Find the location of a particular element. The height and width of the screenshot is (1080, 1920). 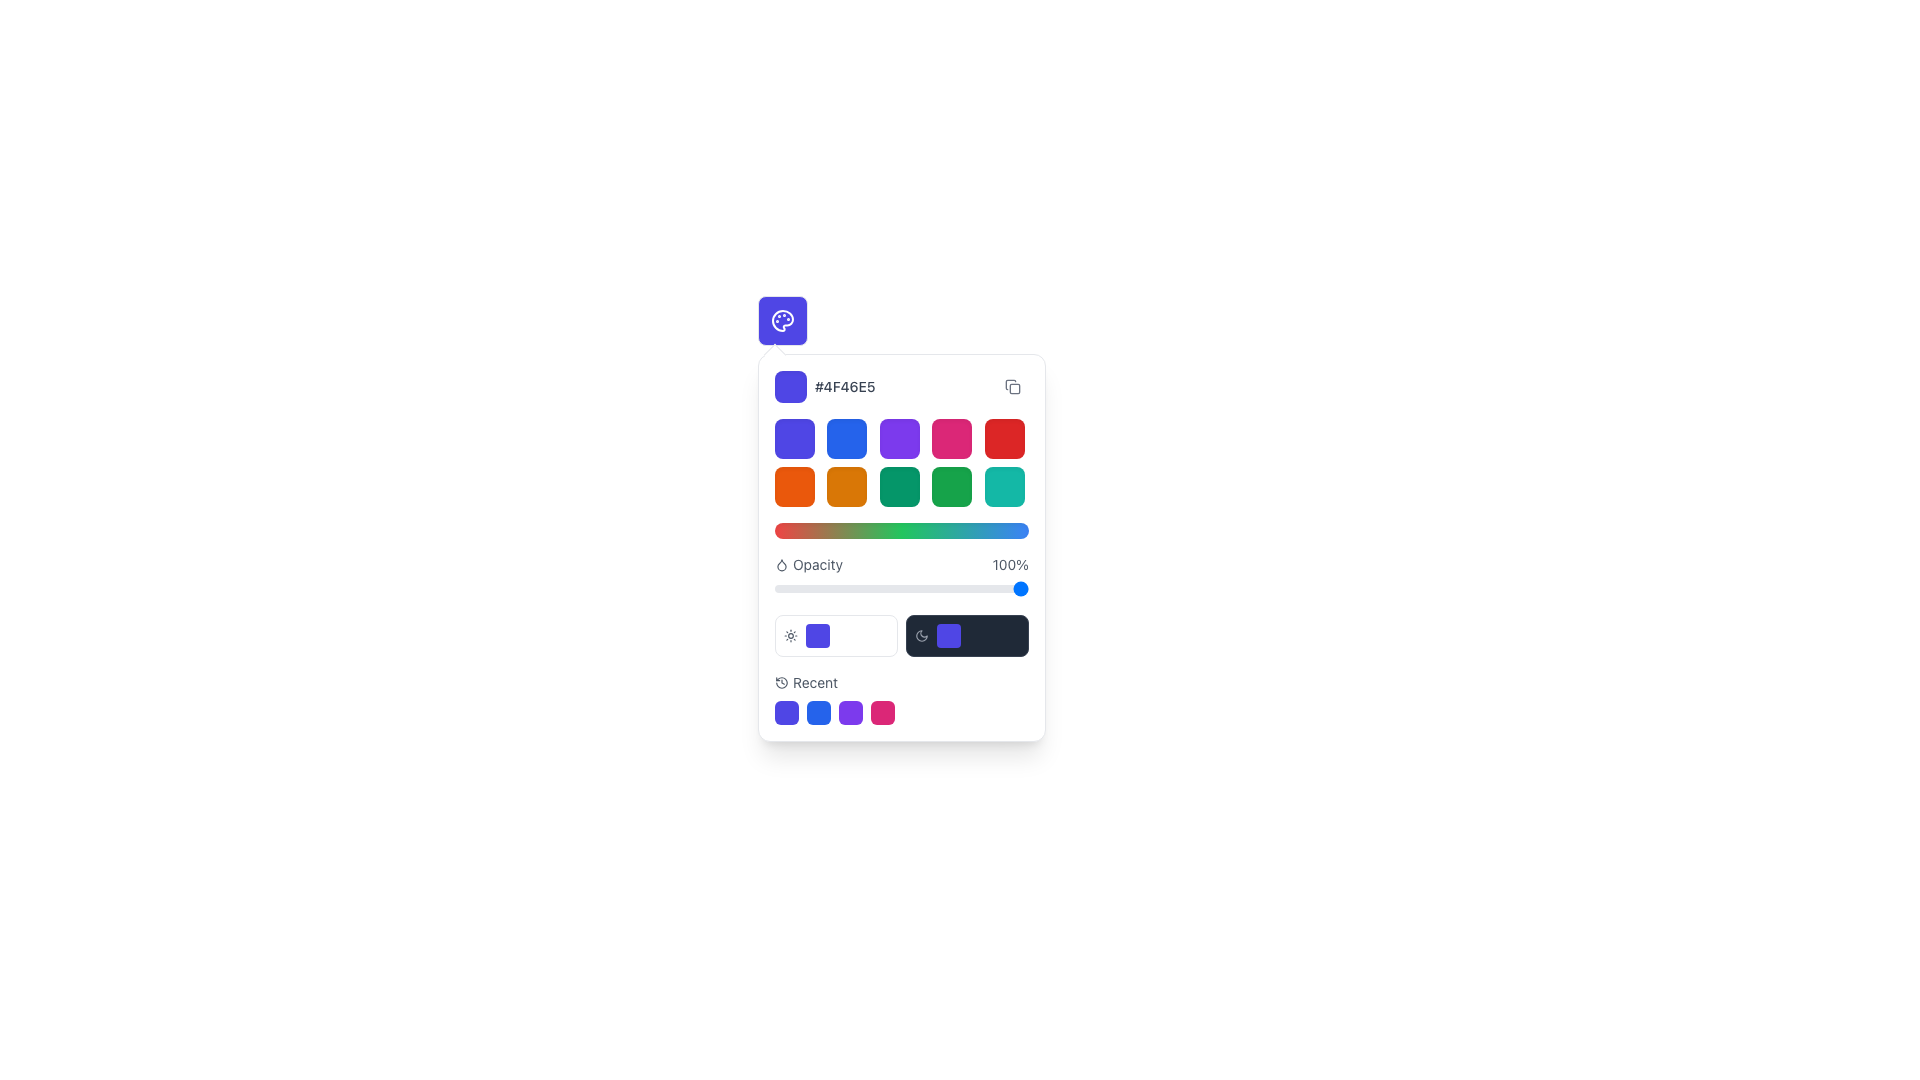

opacity is located at coordinates (838, 588).